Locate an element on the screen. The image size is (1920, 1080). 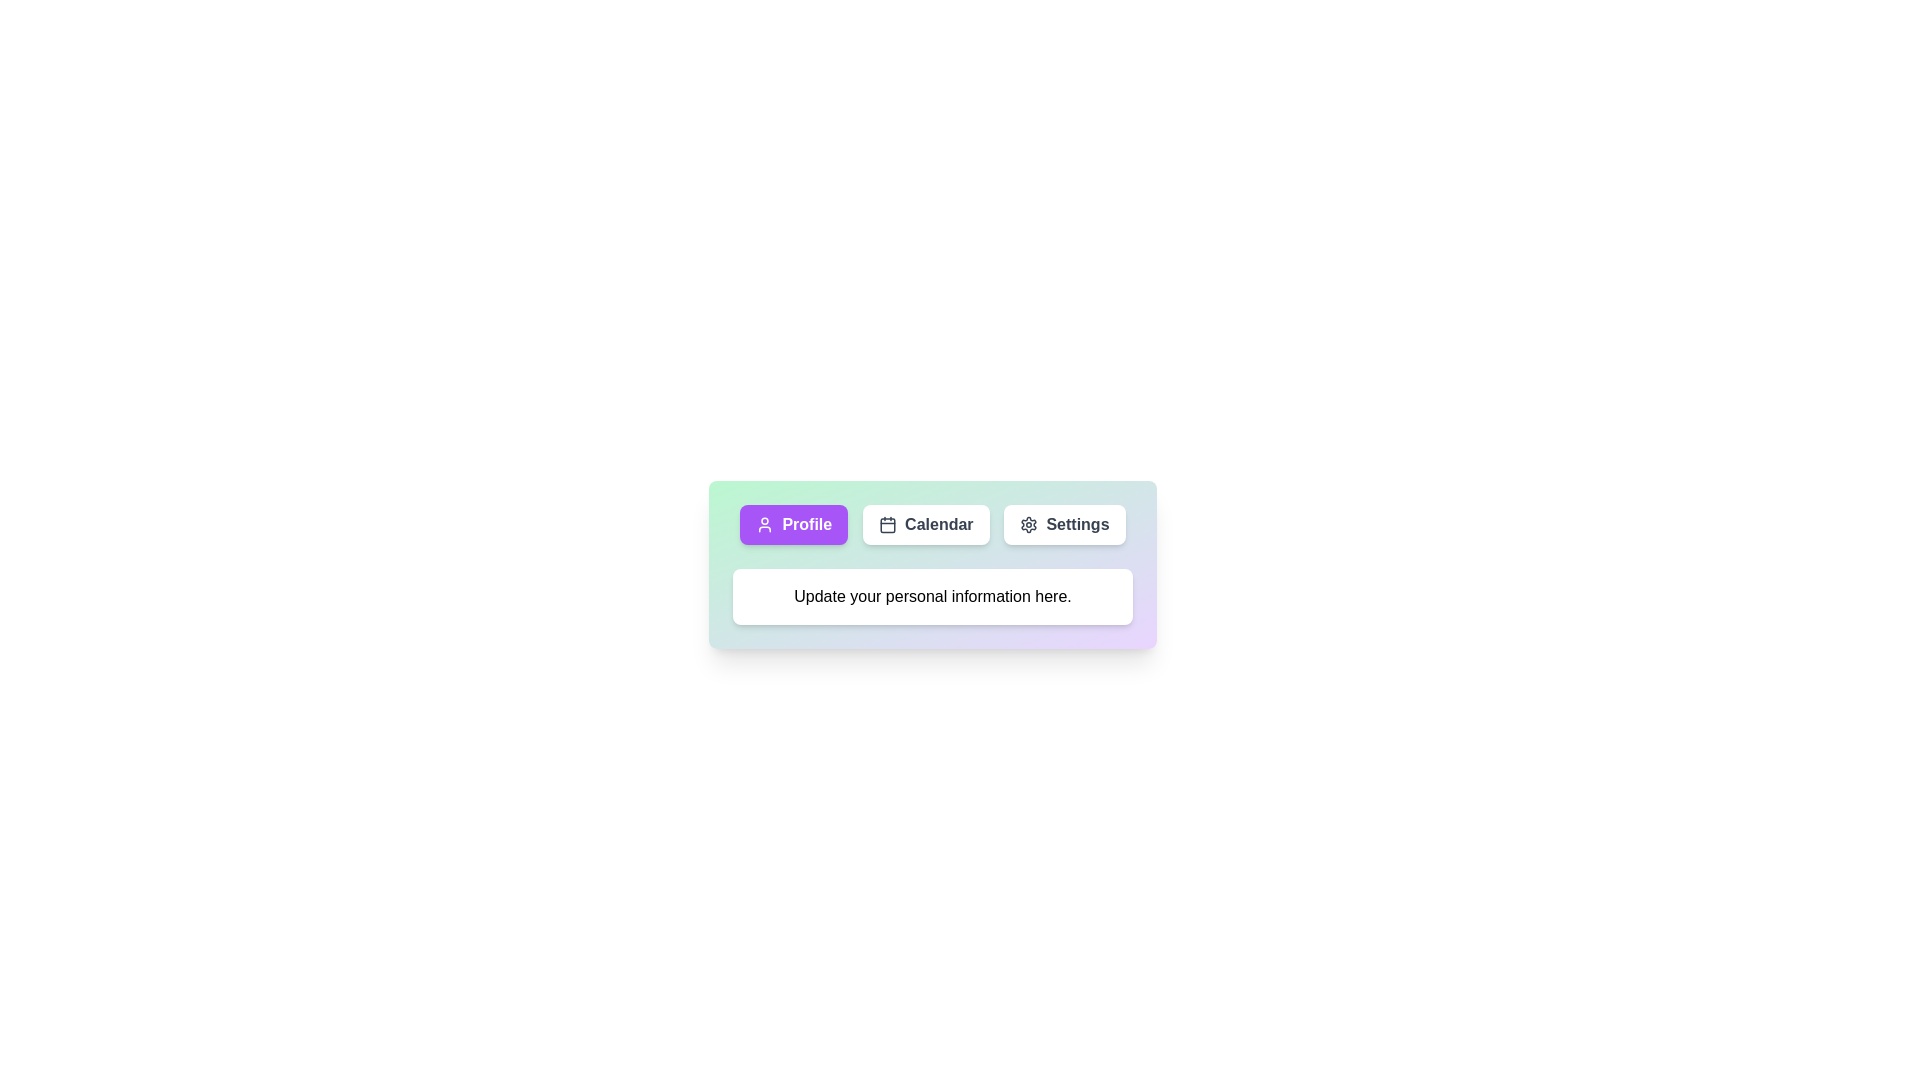
the 'Settings' button, which is the third button in a row of buttons with a white background and gray text, featuring a gear icon on the left is located at coordinates (1063, 523).